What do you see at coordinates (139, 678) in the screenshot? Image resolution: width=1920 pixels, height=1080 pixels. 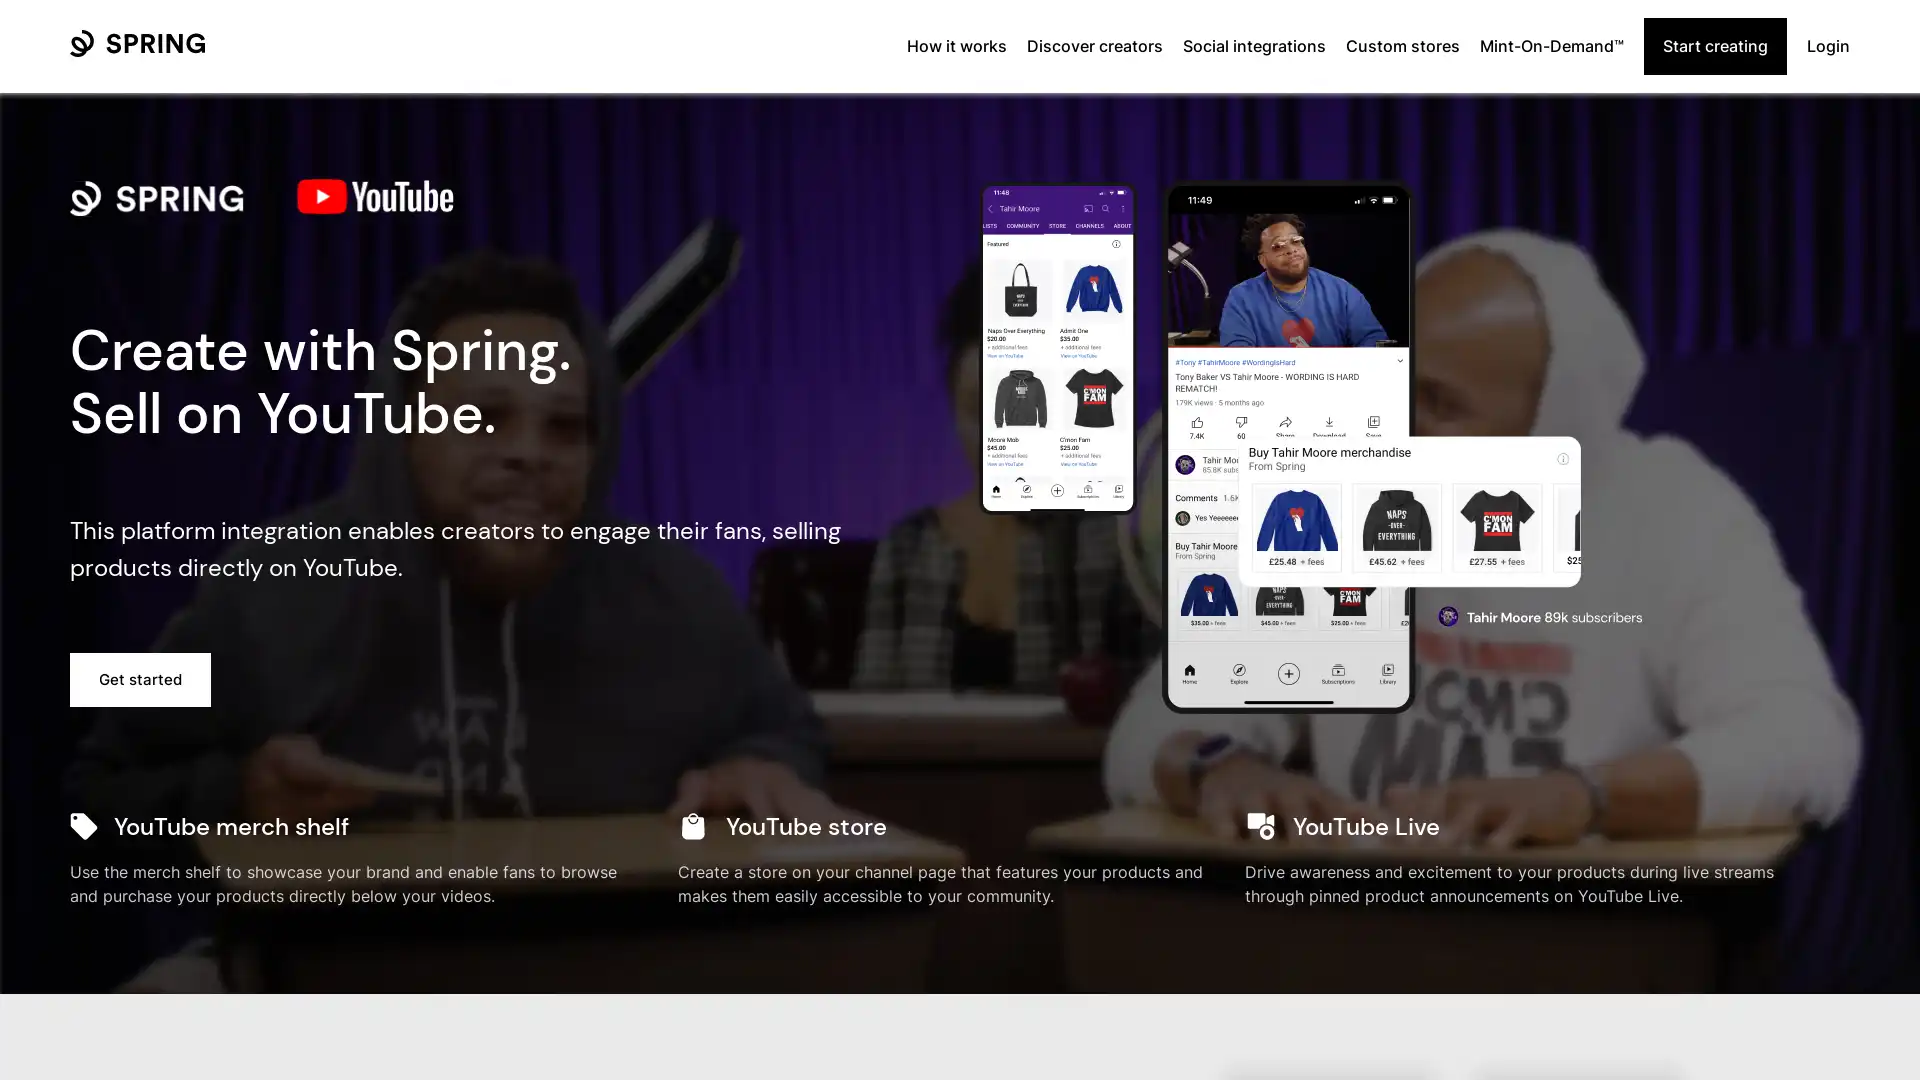 I see `Get started` at bounding box center [139, 678].